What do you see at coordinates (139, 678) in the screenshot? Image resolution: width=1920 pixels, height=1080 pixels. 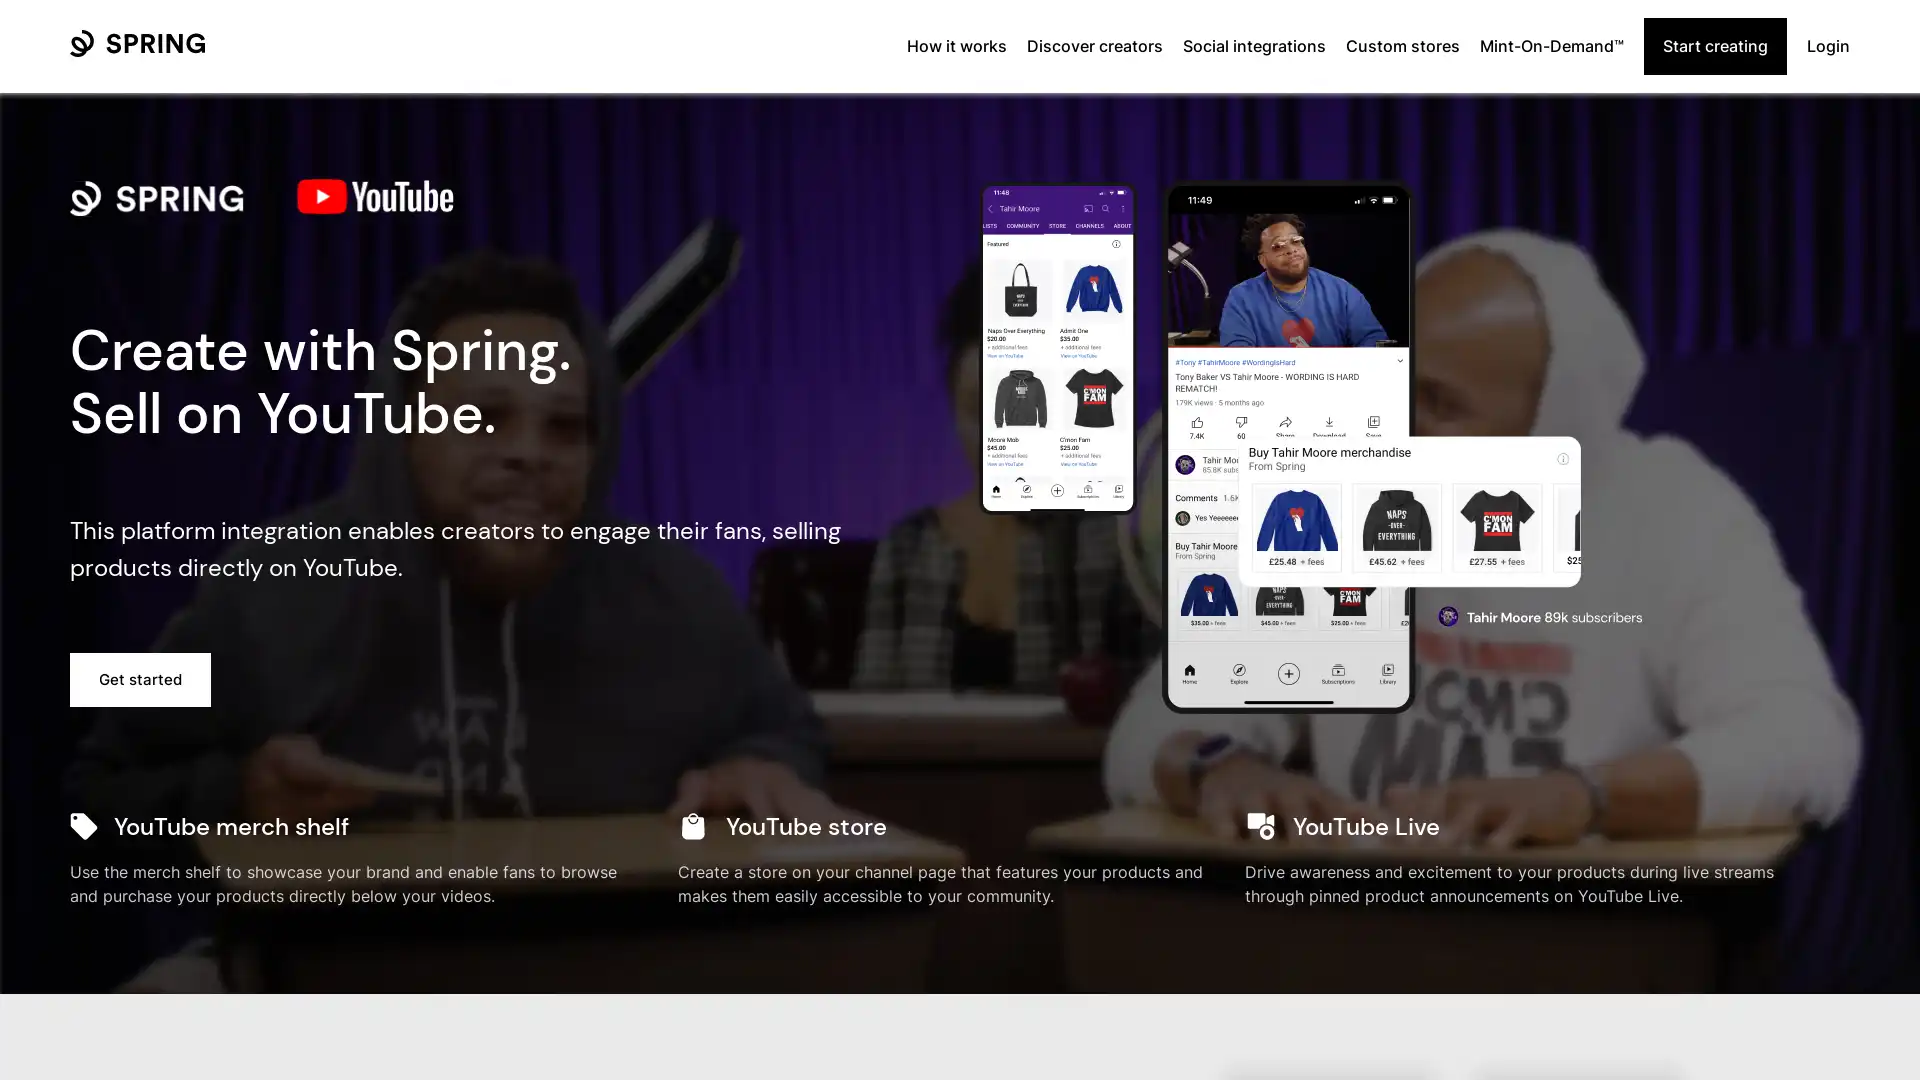 I see `Get started` at bounding box center [139, 678].